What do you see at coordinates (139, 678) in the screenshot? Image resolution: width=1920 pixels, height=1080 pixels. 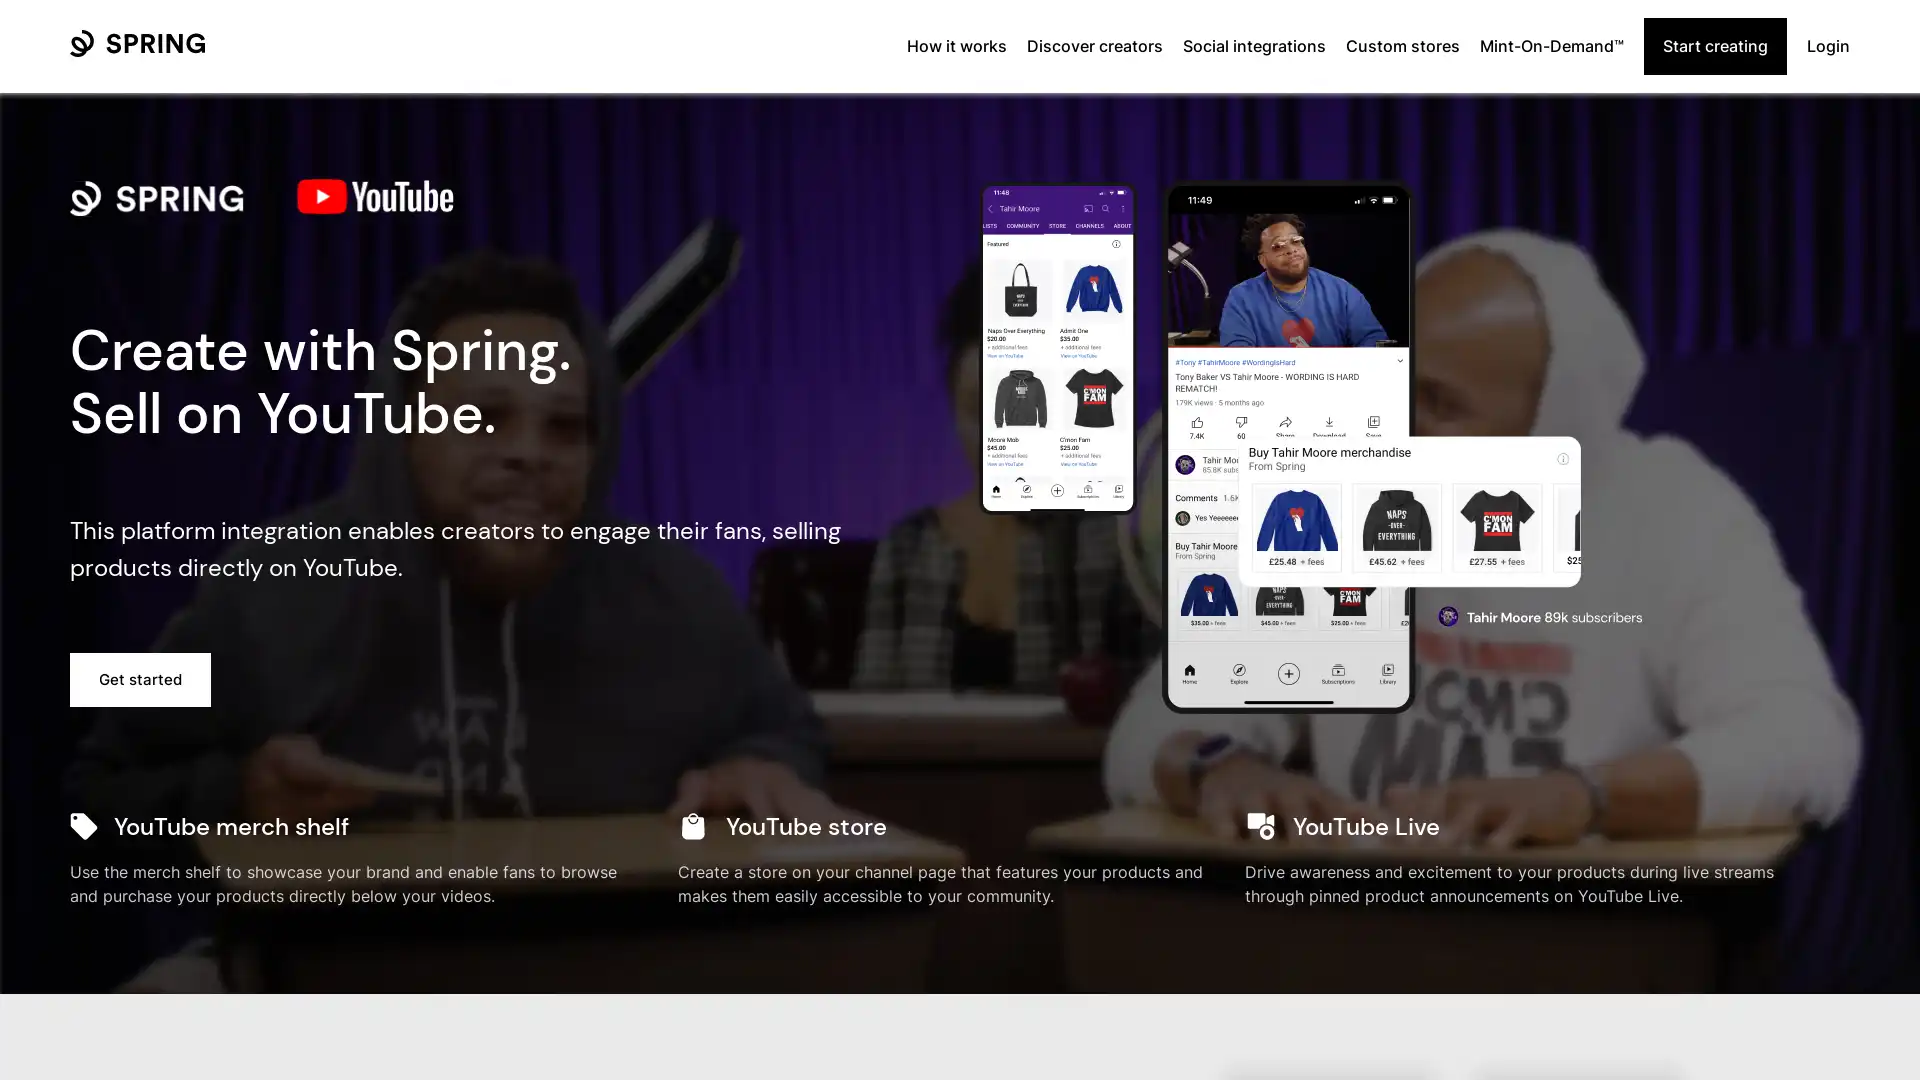 I see `Get started` at bounding box center [139, 678].